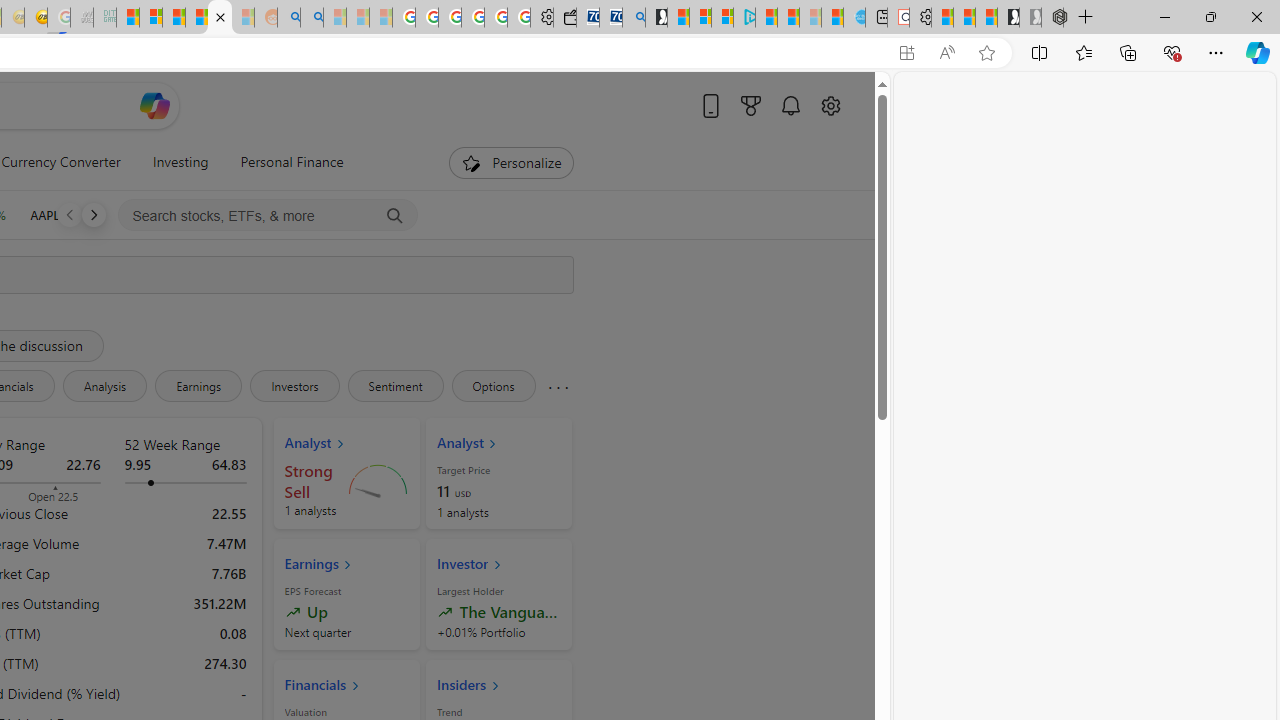 This screenshot has height=720, width=1280. Describe the element at coordinates (512, 162) in the screenshot. I see `'Personalize'` at that location.